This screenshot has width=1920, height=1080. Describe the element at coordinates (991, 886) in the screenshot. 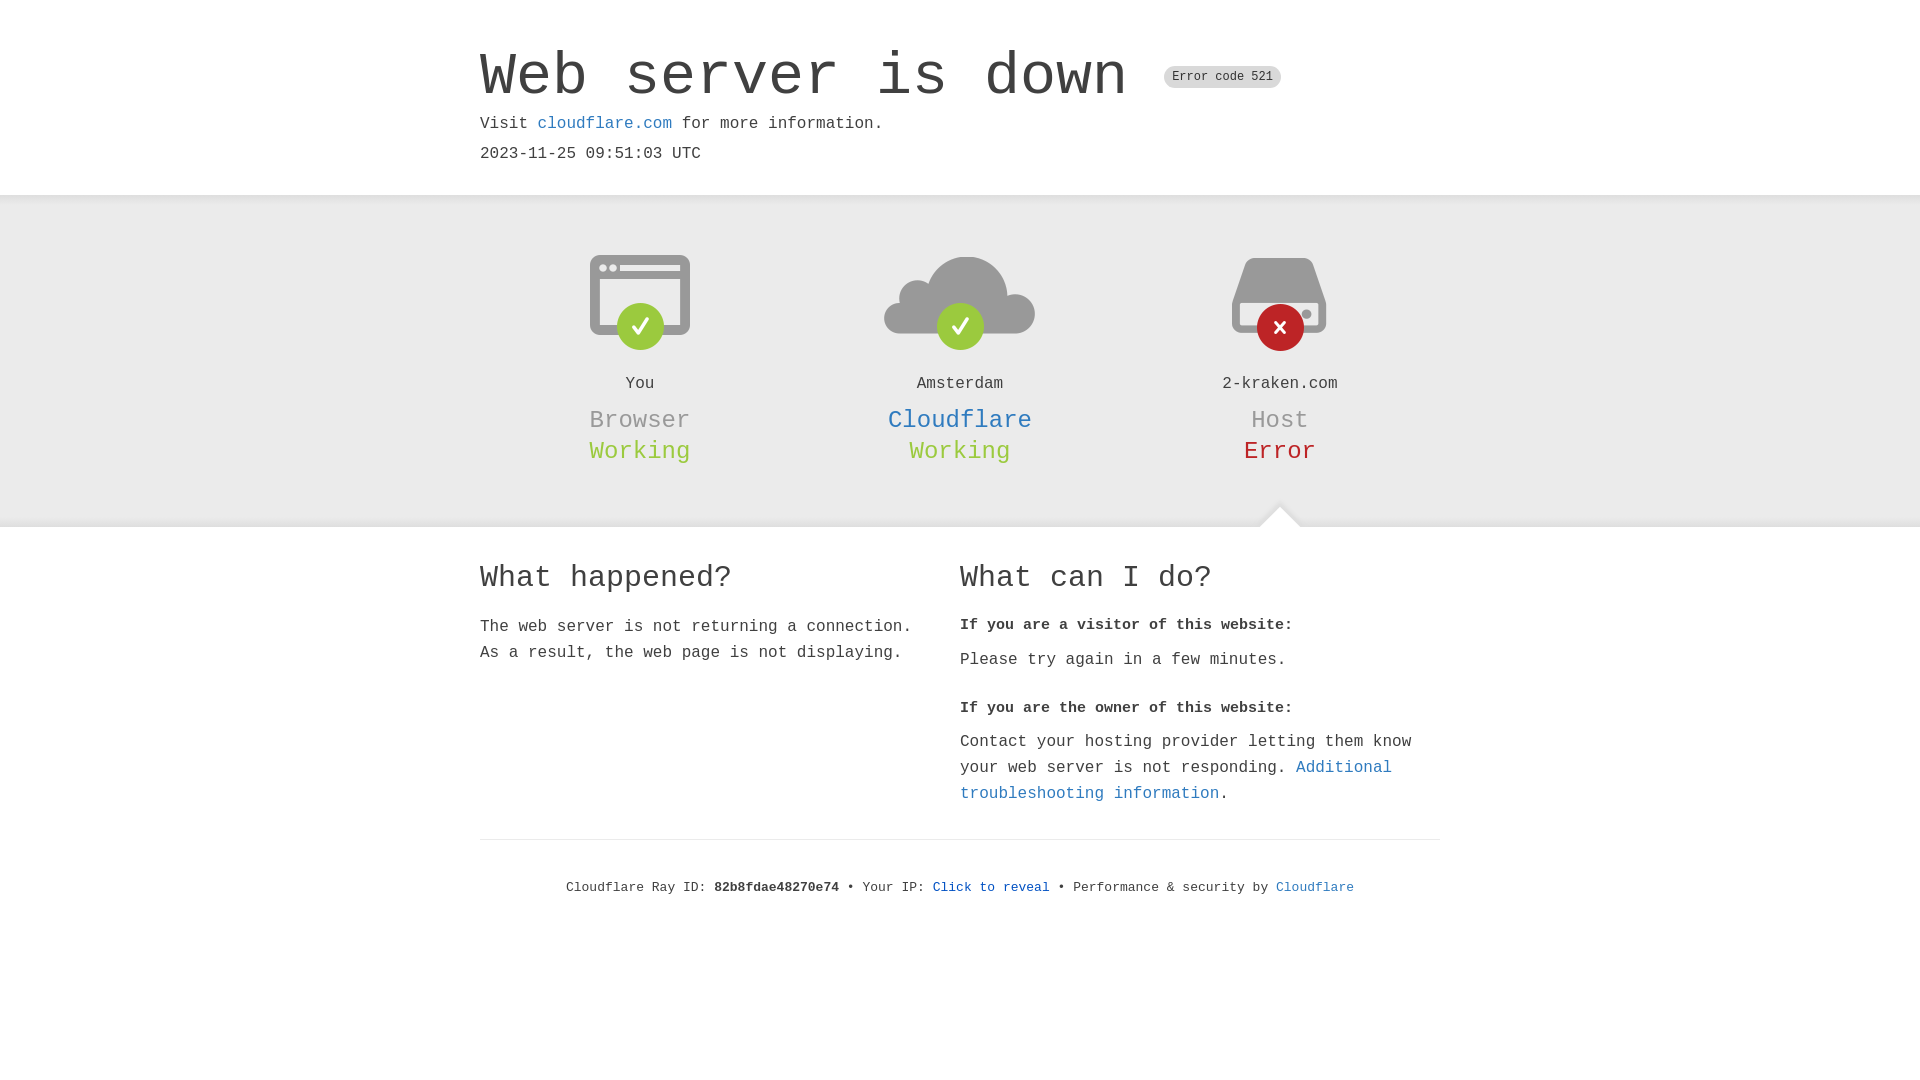

I see `'Click to reveal'` at that location.